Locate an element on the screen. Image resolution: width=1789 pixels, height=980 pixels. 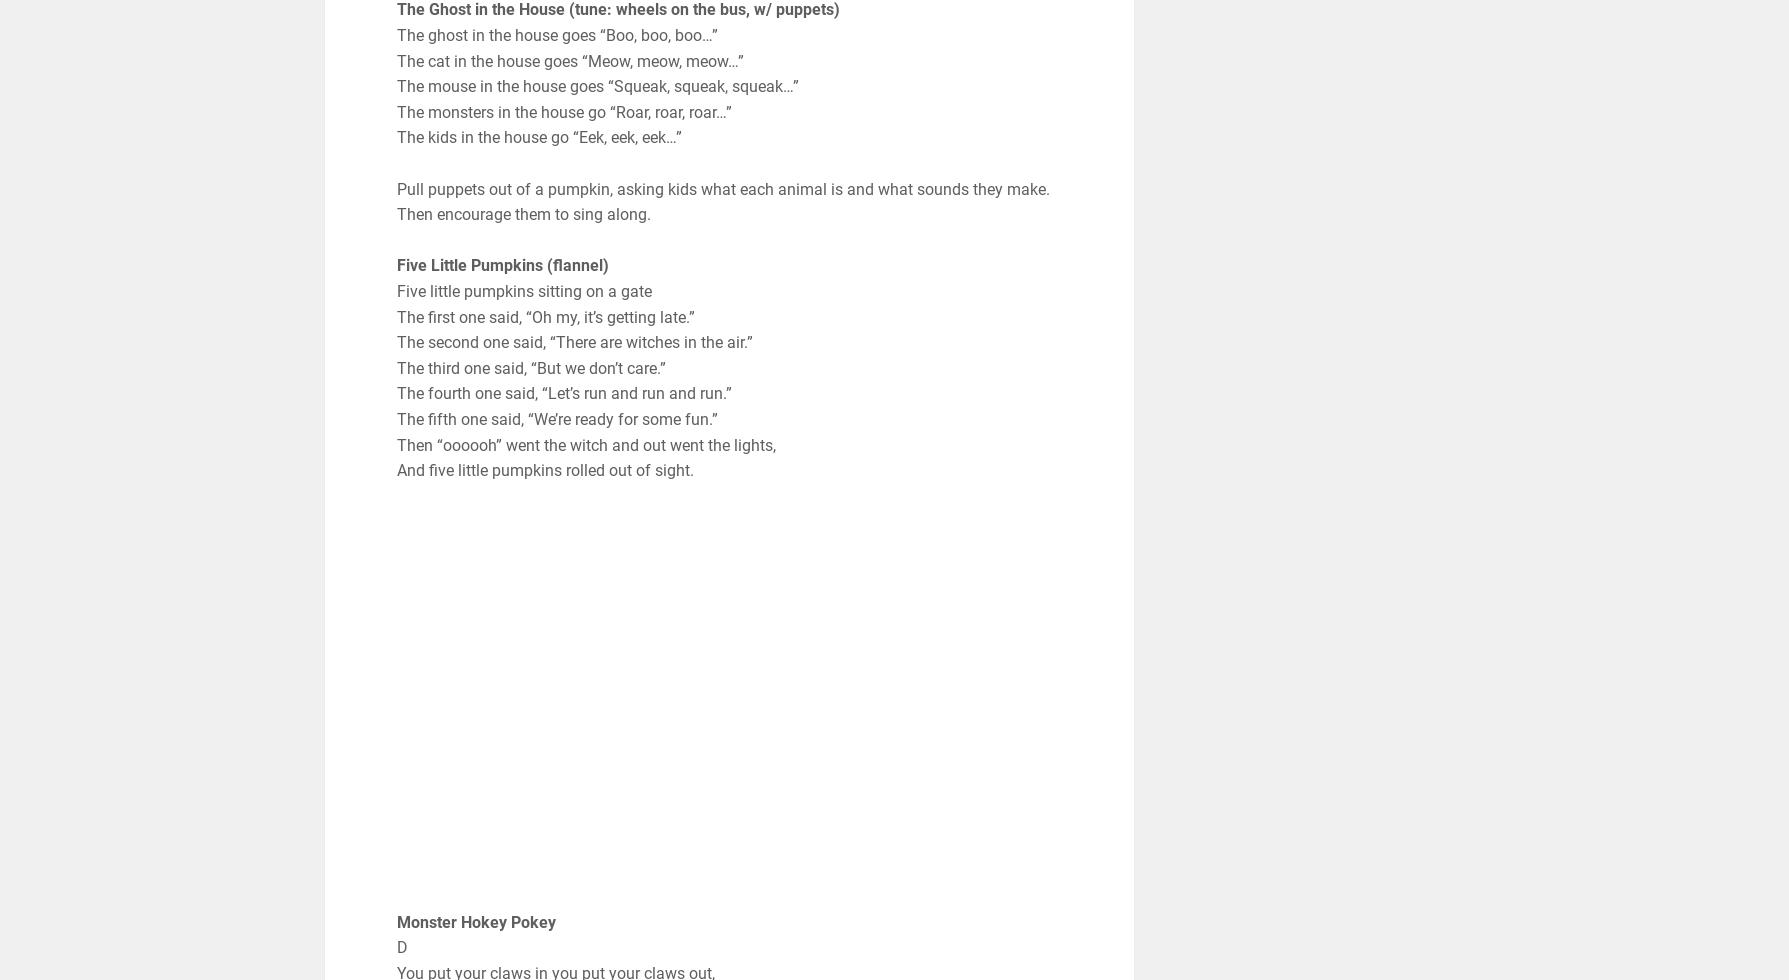
'Then “oooooh” went the witch and out went the lights,' is located at coordinates (584, 444).